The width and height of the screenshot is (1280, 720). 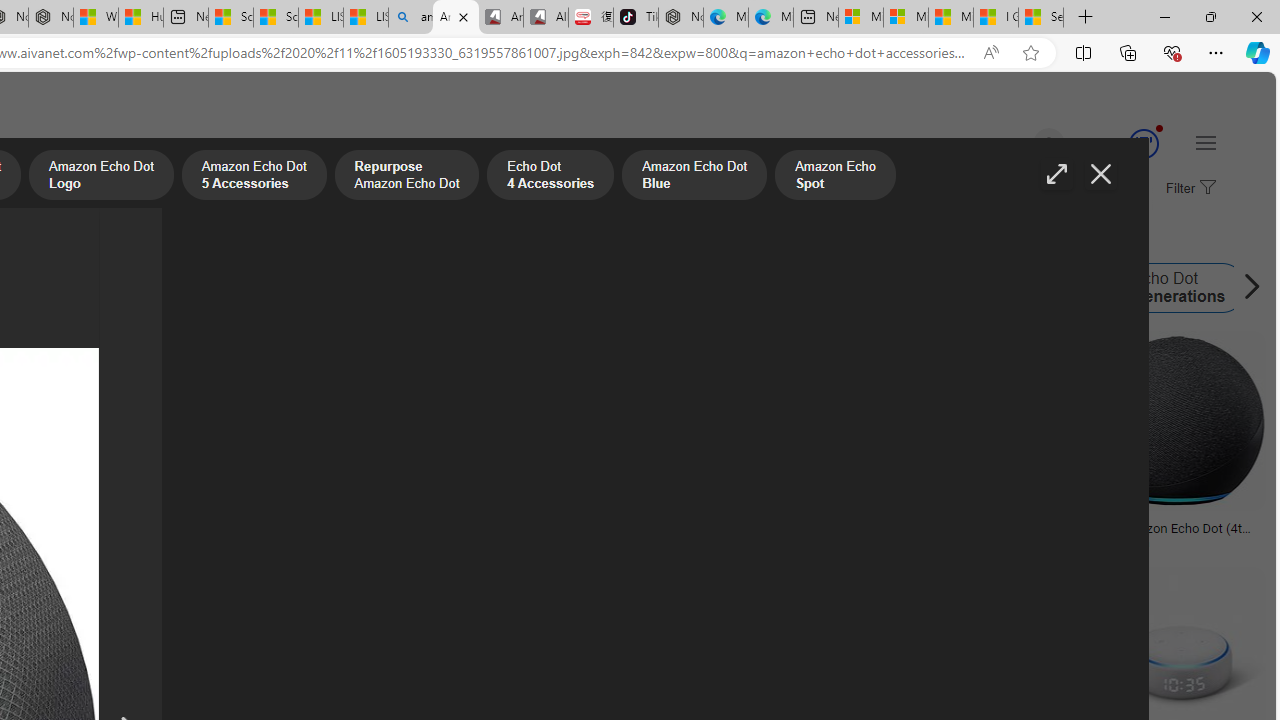 What do you see at coordinates (1162, 288) in the screenshot?
I see `'Class: item col'` at bounding box center [1162, 288].